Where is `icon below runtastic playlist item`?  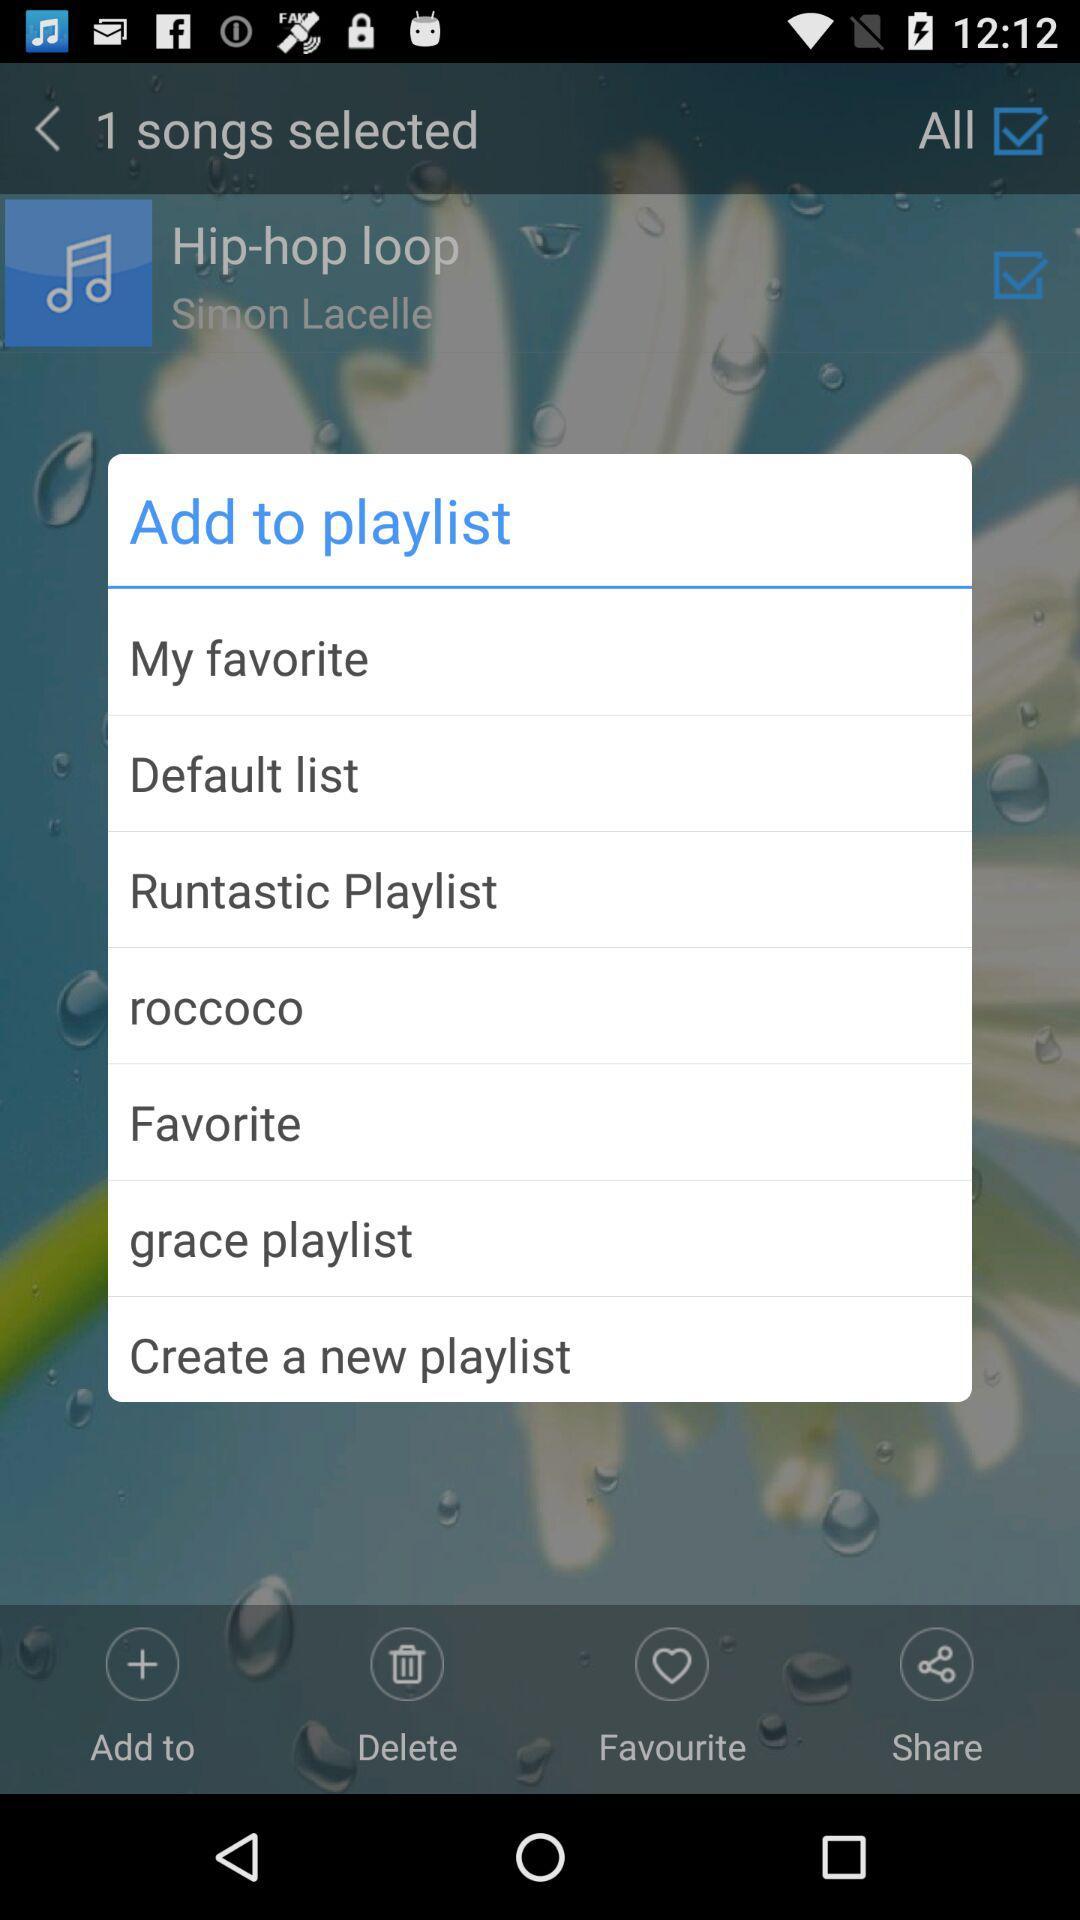 icon below runtastic playlist item is located at coordinates (540, 1005).